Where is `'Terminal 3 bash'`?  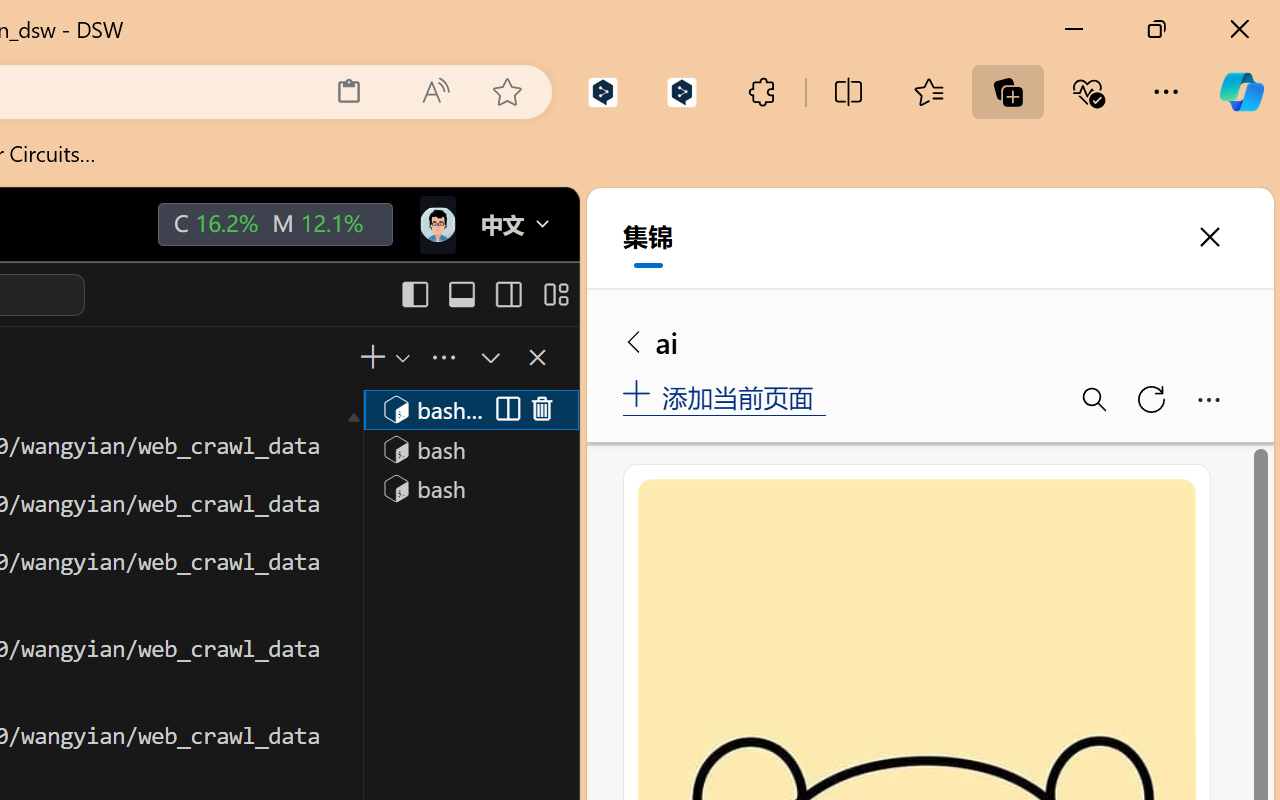 'Terminal 3 bash' is located at coordinates (469, 488).